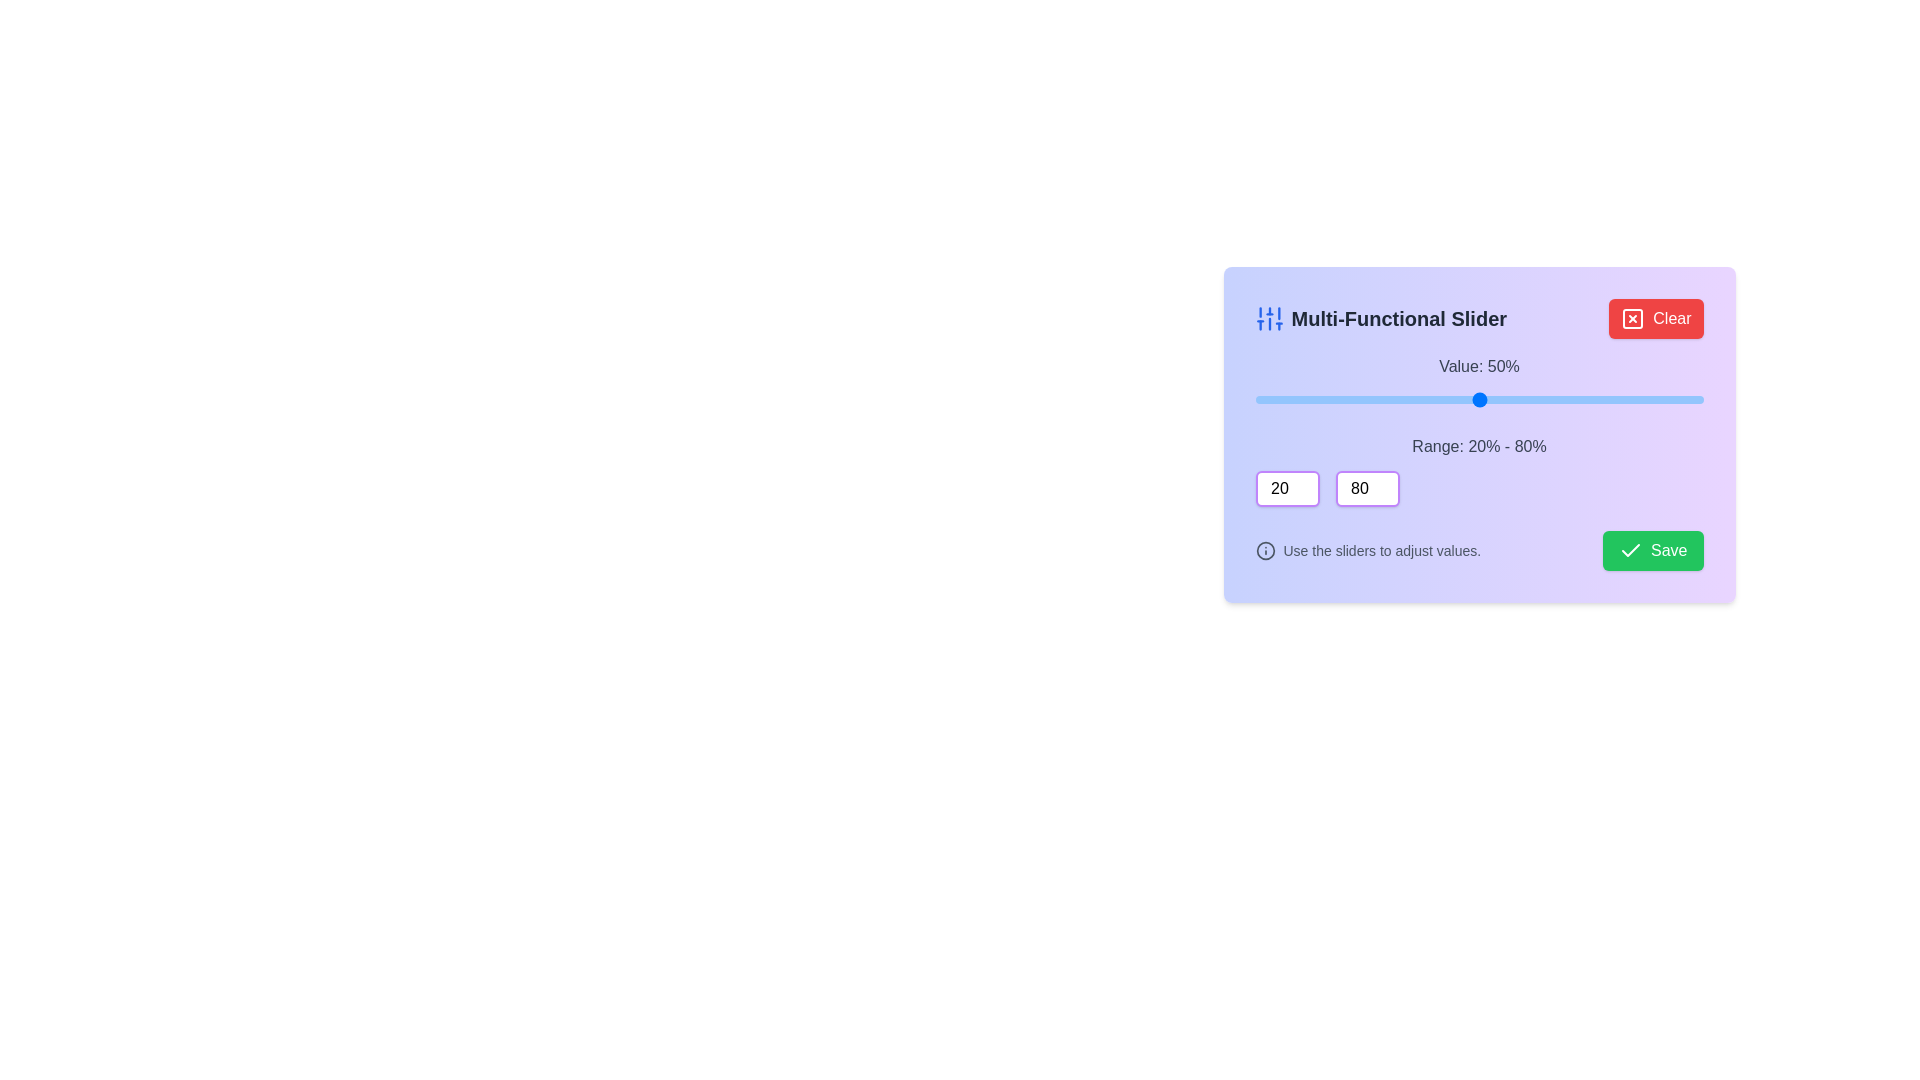  I want to click on the color and design of the check icon located within the green 'Save' button at the bottom right corner of the dialog box, so click(1631, 551).